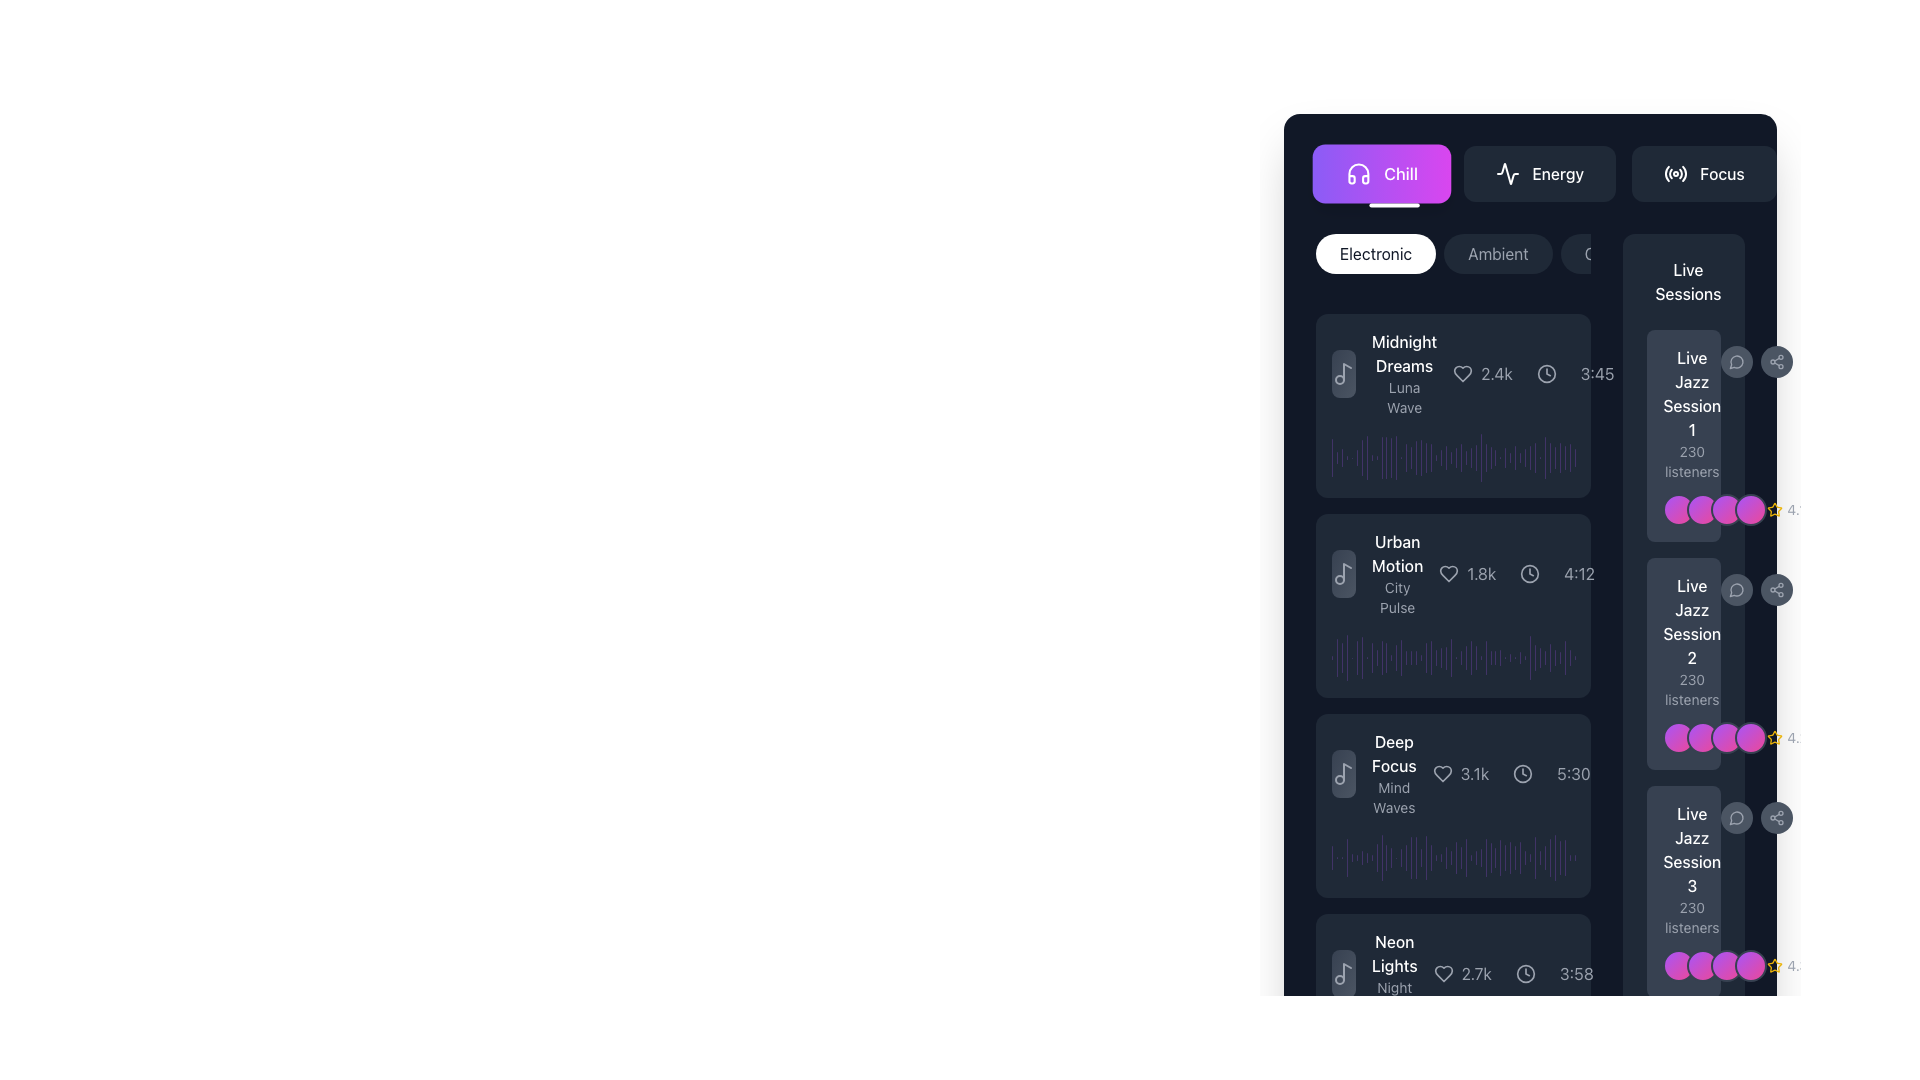  What do you see at coordinates (1529, 574) in the screenshot?
I see `the SVG Circle icon with a centered dot, which represents time-related information for the music track` at bounding box center [1529, 574].